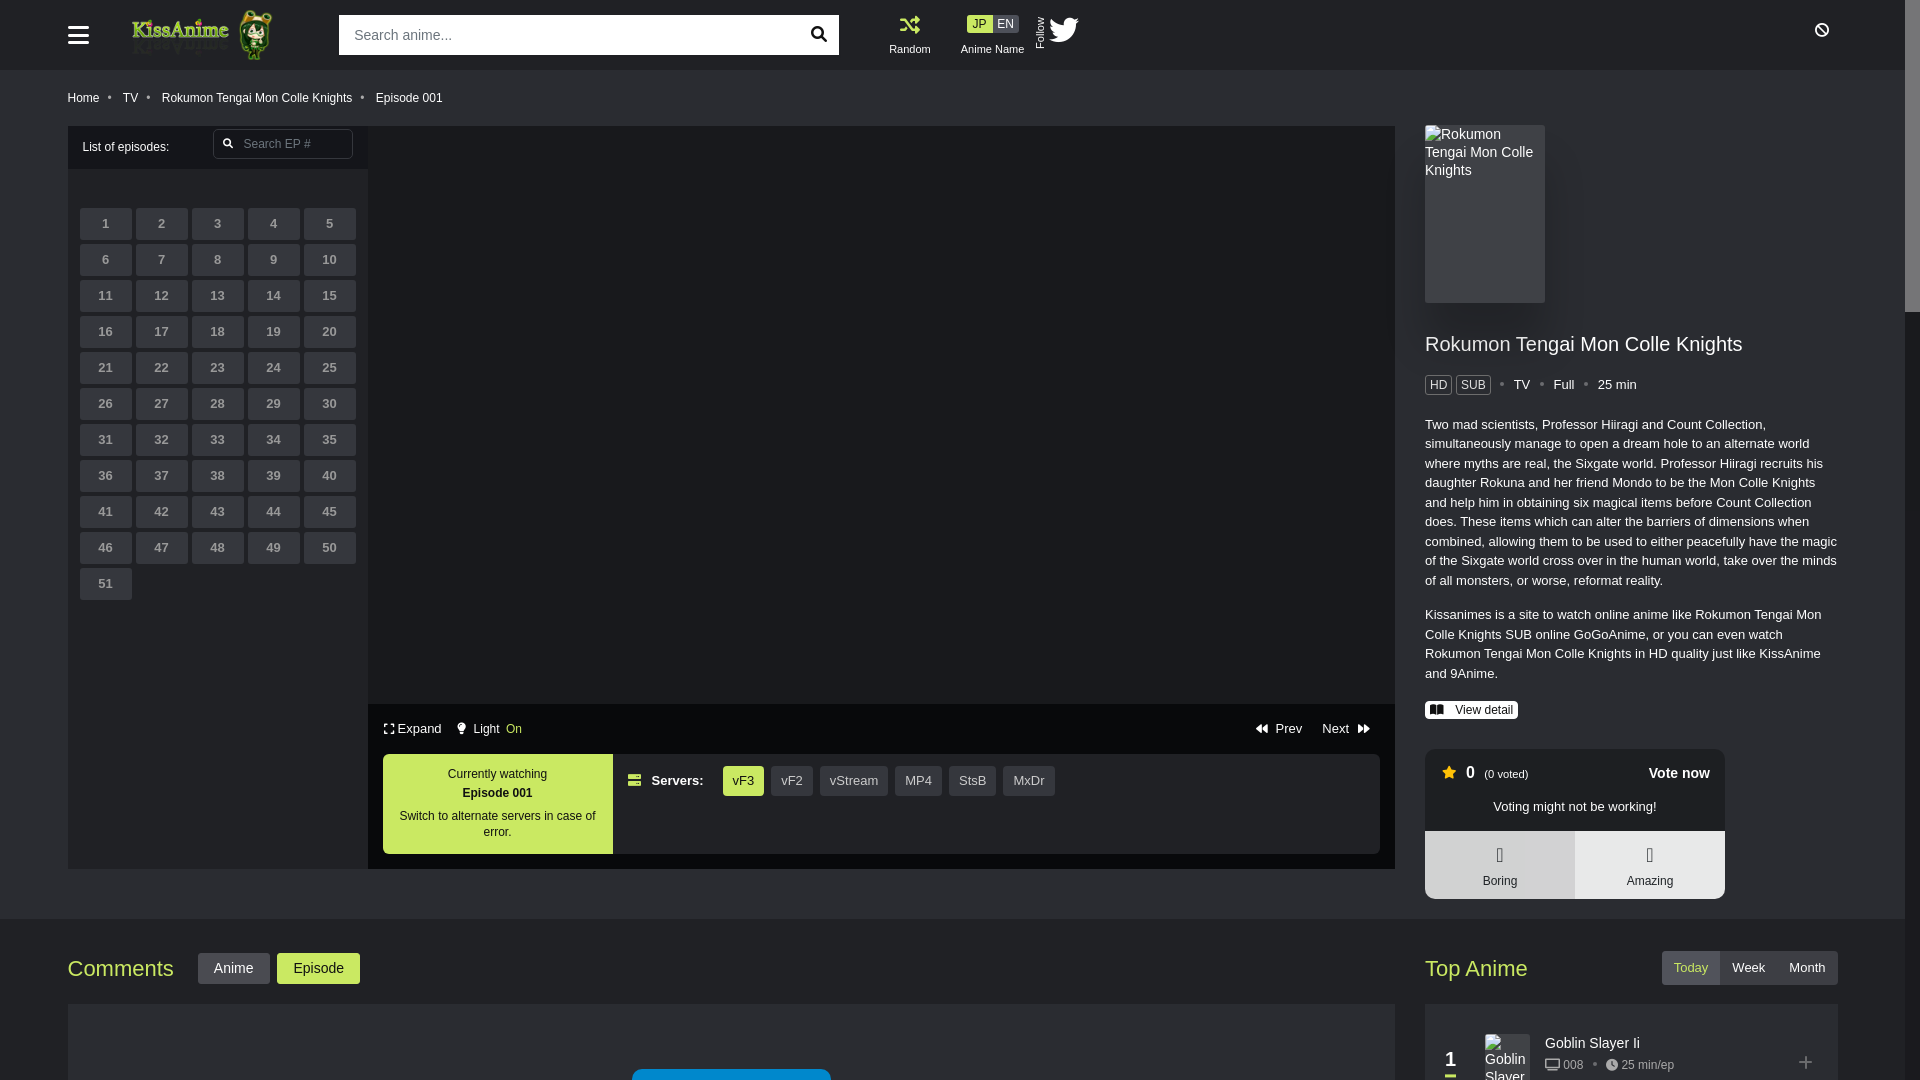 The height and width of the screenshot is (1080, 1920). What do you see at coordinates (330, 296) in the screenshot?
I see `'15'` at bounding box center [330, 296].